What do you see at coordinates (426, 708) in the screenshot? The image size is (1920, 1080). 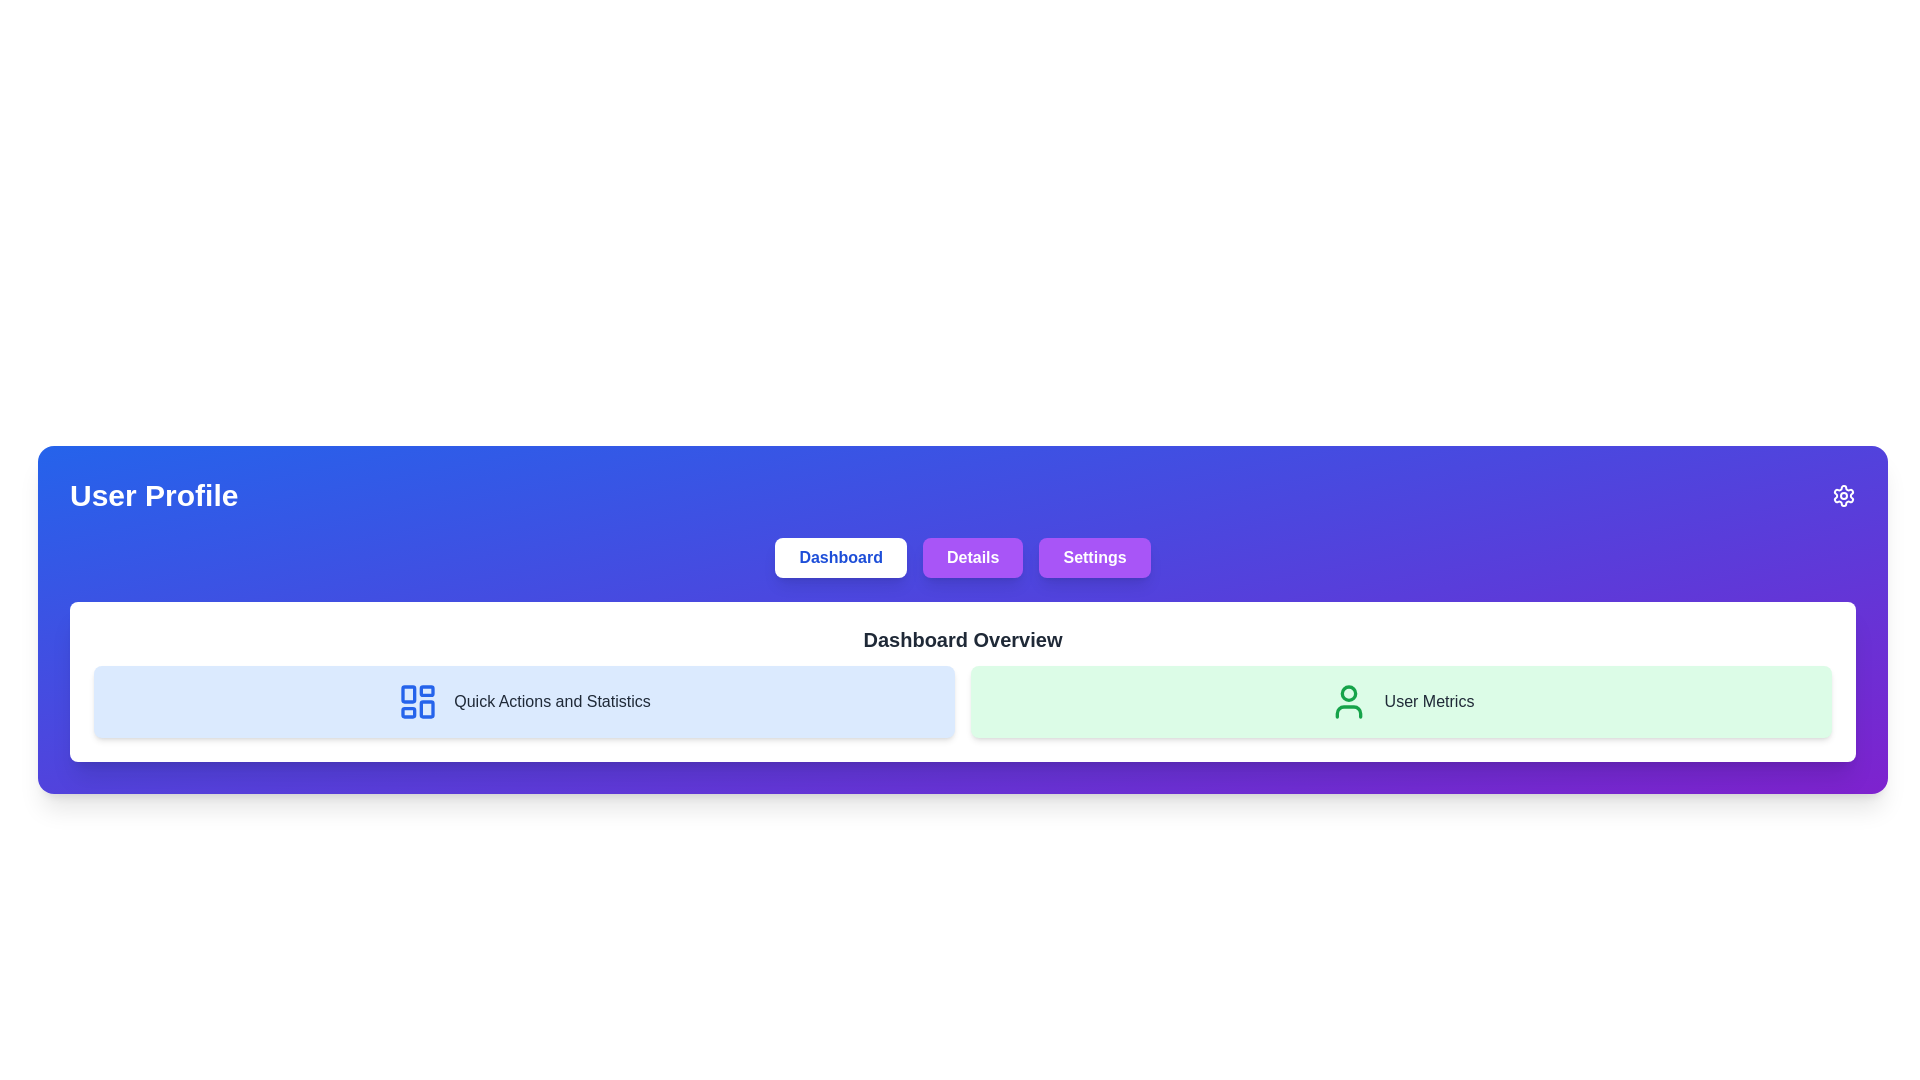 I see `the third decorative rectangle within the icon in the 'Quick Actions and Statistics' section` at bounding box center [426, 708].